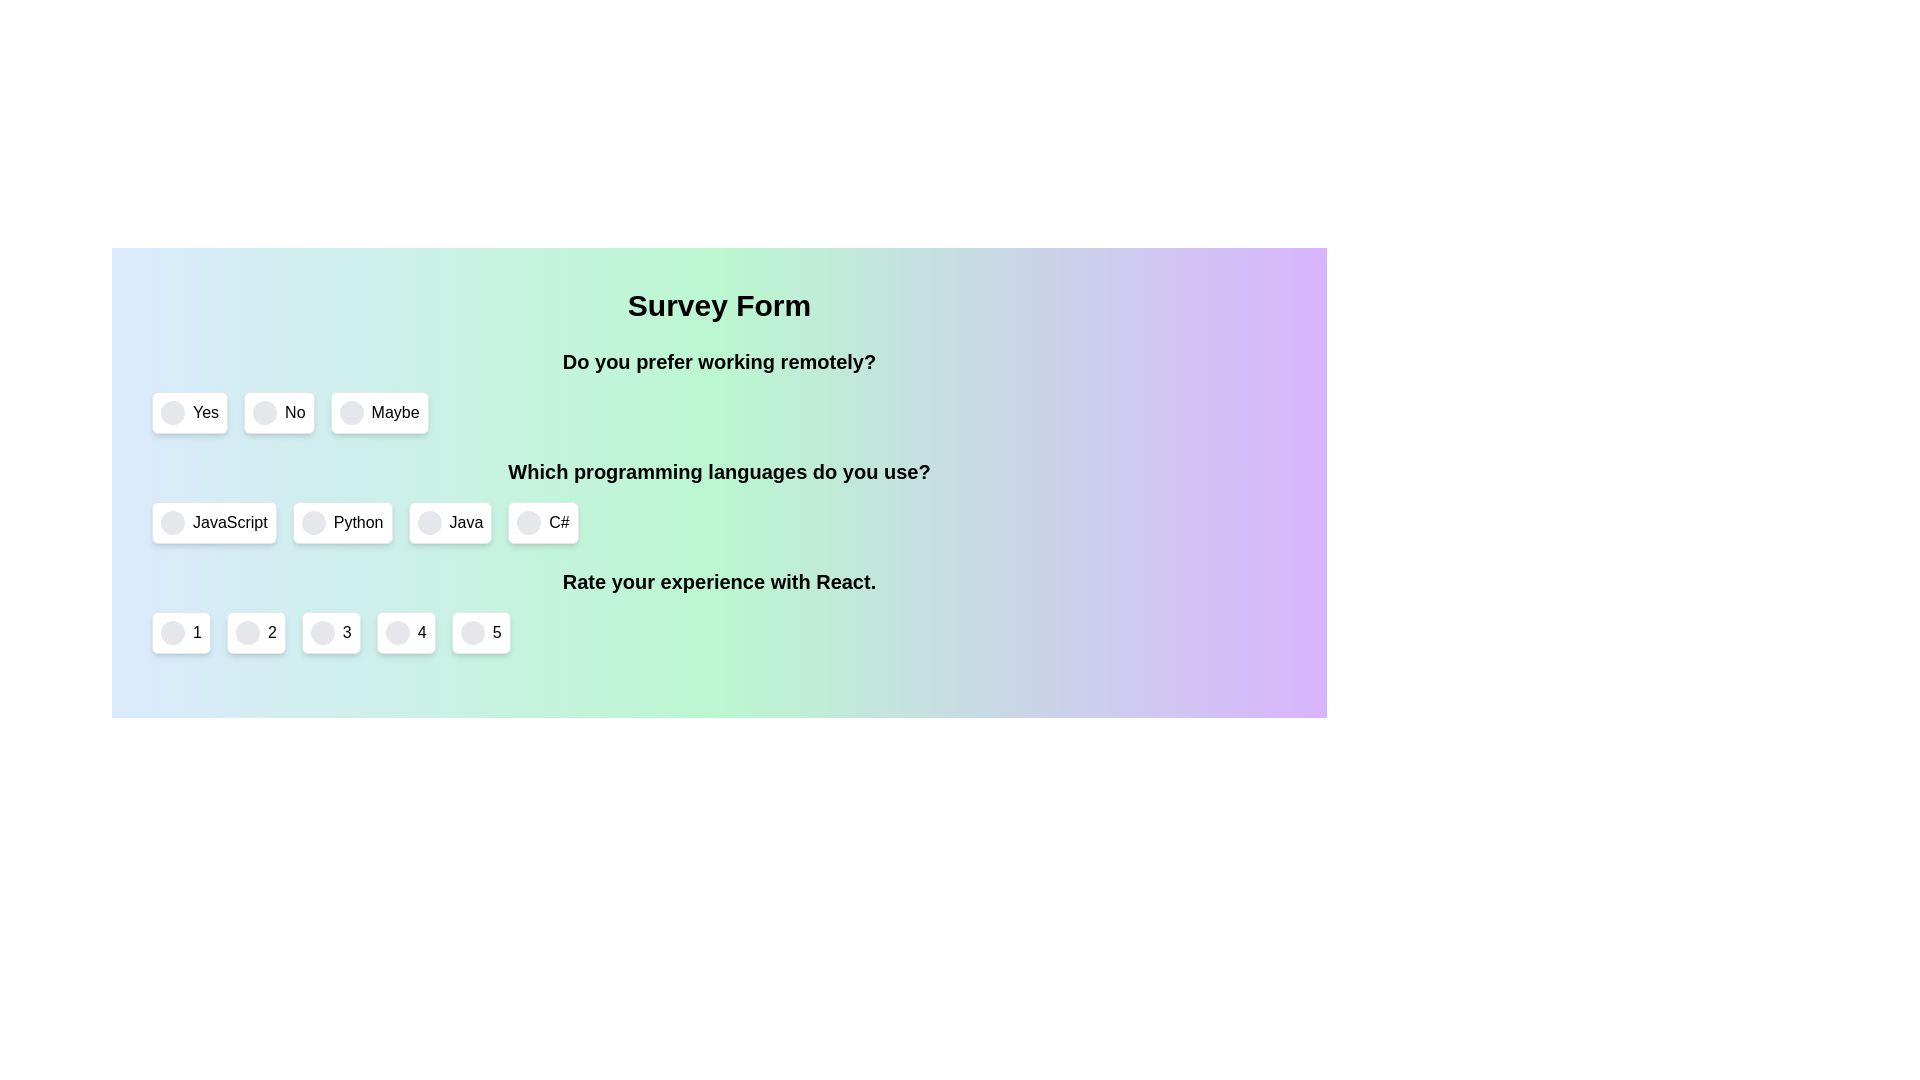  Describe the element at coordinates (197, 632) in the screenshot. I see `the static text label displaying the numeral '1', which is part of a selection interface for rating options, positioned to the right of a circular button` at that location.